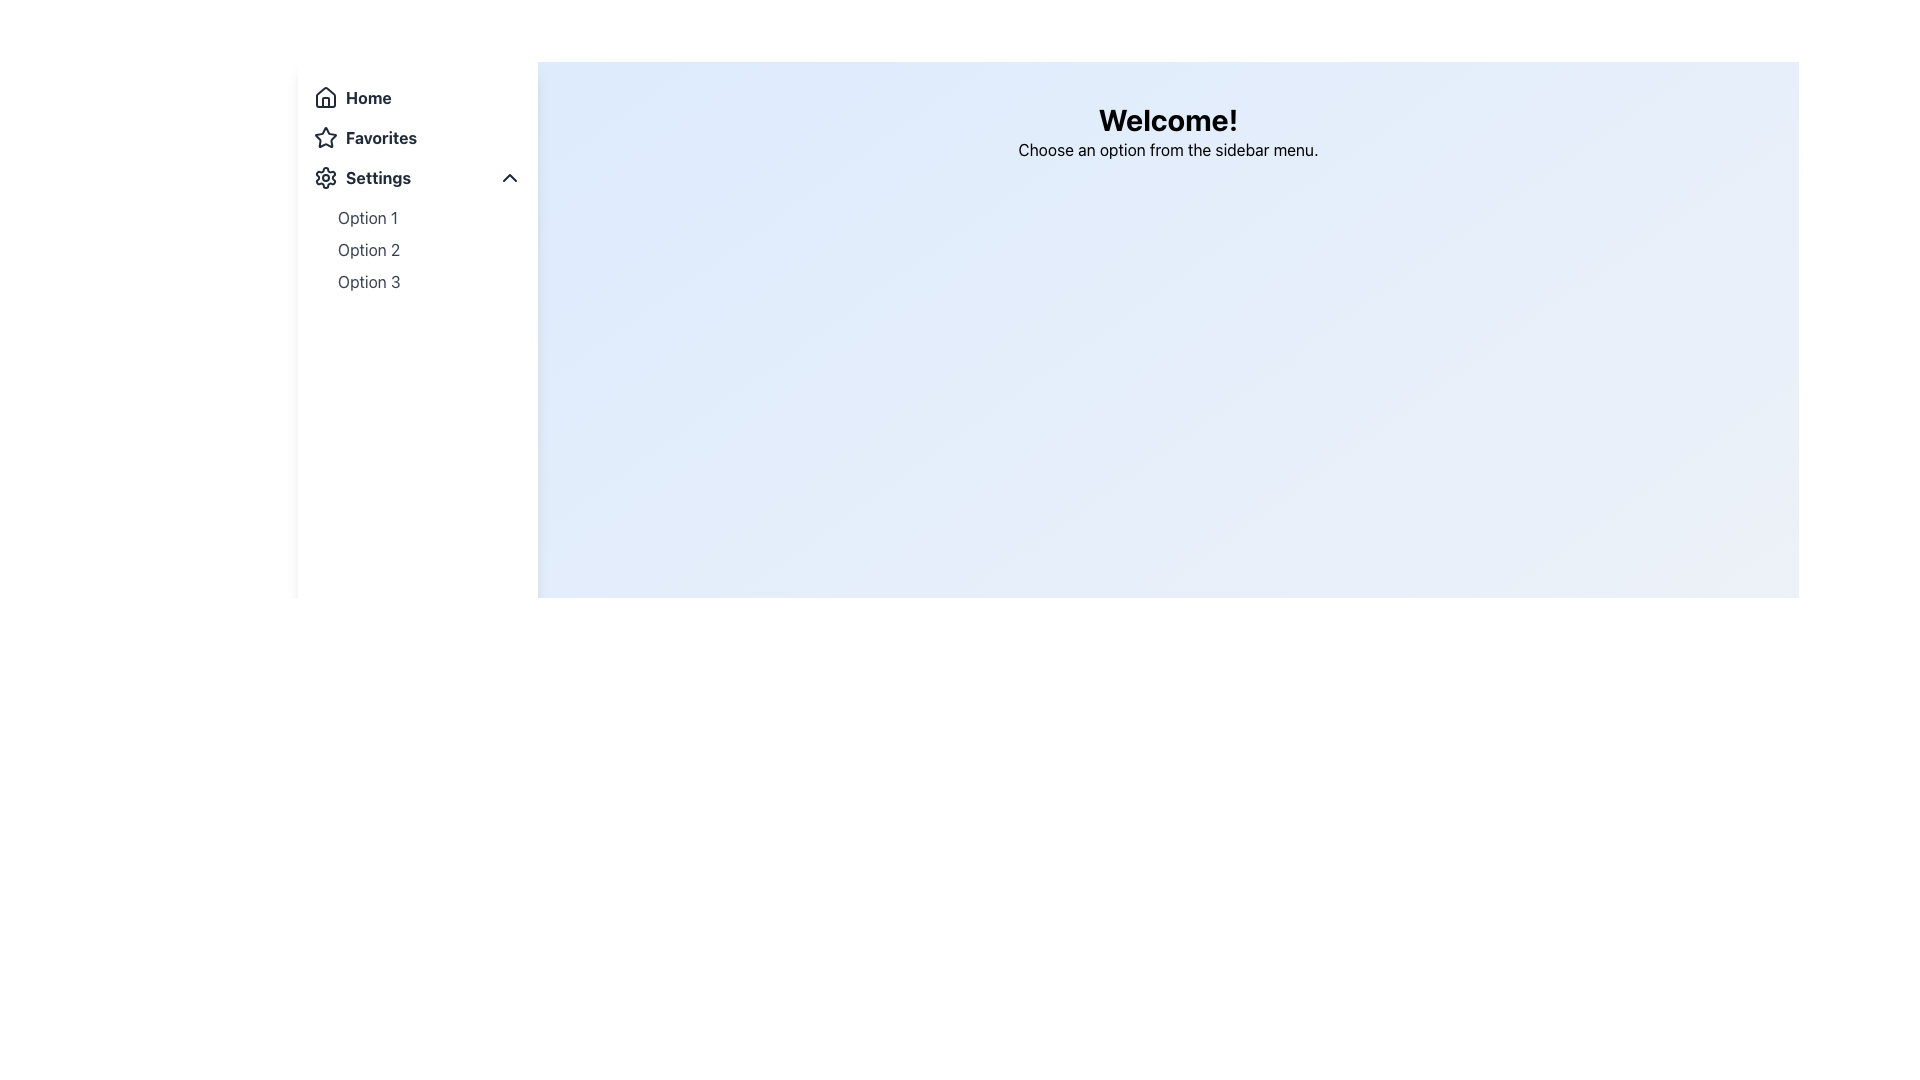  What do you see at coordinates (326, 102) in the screenshot?
I see `the vertical rectangular element that is part of the 'Home' icon in the sidebar menu` at bounding box center [326, 102].